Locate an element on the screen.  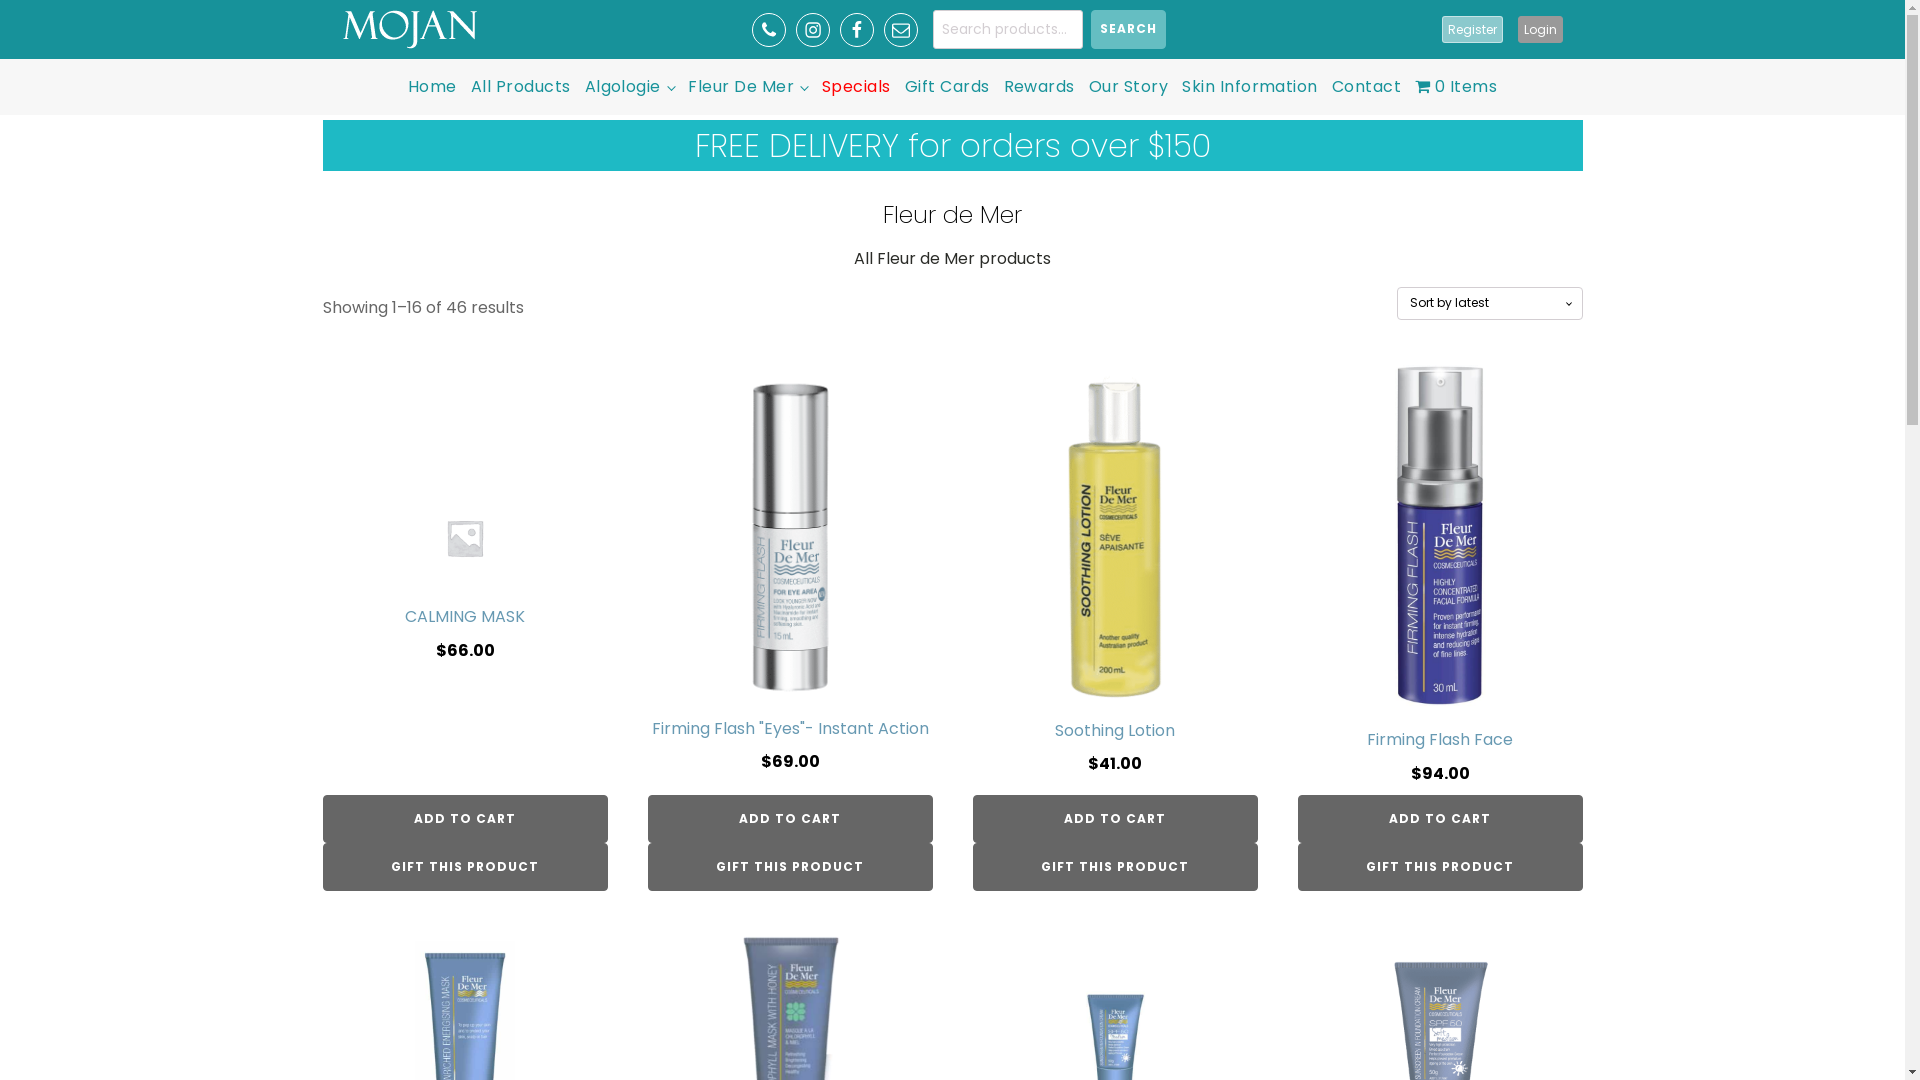
'SEARCH' is located at coordinates (1128, 29).